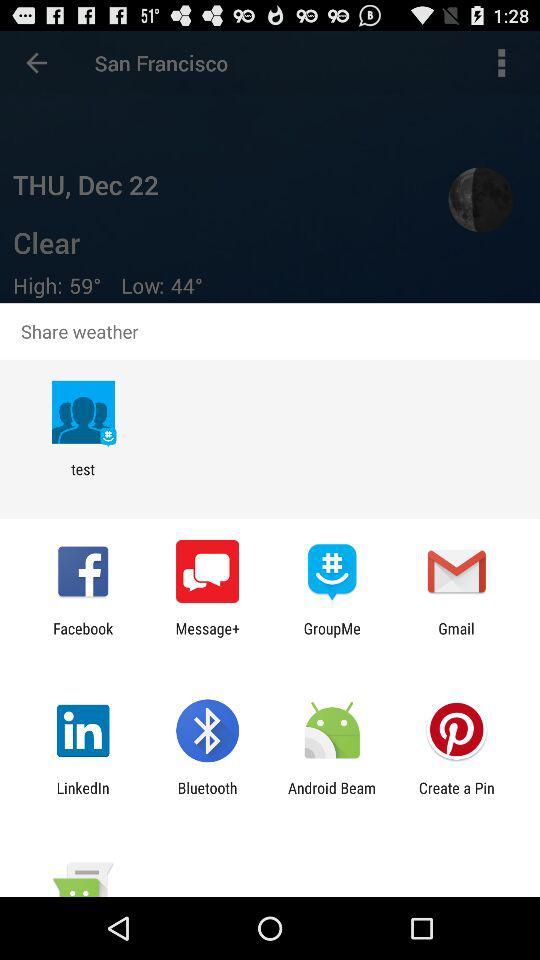 This screenshot has height=960, width=540. What do you see at coordinates (82, 796) in the screenshot?
I see `the item to the left of the bluetooth item` at bounding box center [82, 796].